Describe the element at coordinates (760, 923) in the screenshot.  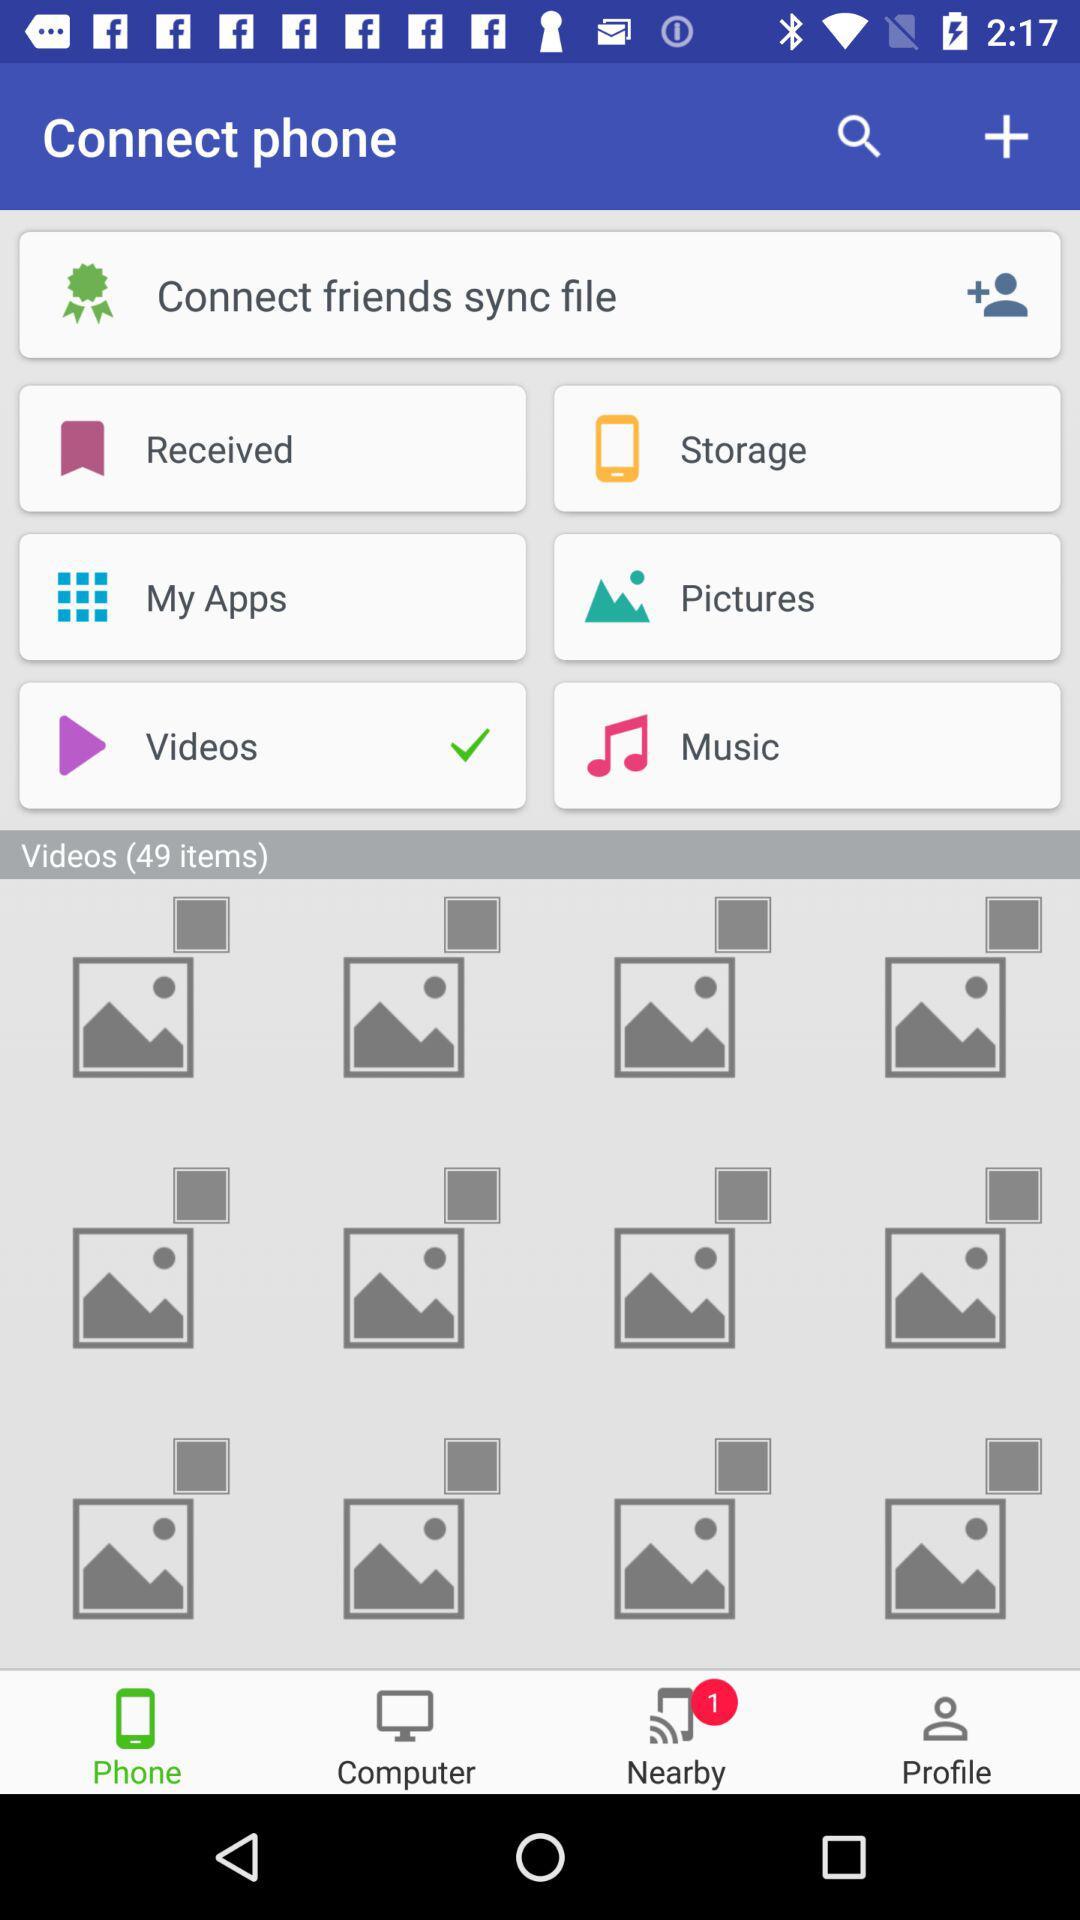
I see `photo option` at that location.